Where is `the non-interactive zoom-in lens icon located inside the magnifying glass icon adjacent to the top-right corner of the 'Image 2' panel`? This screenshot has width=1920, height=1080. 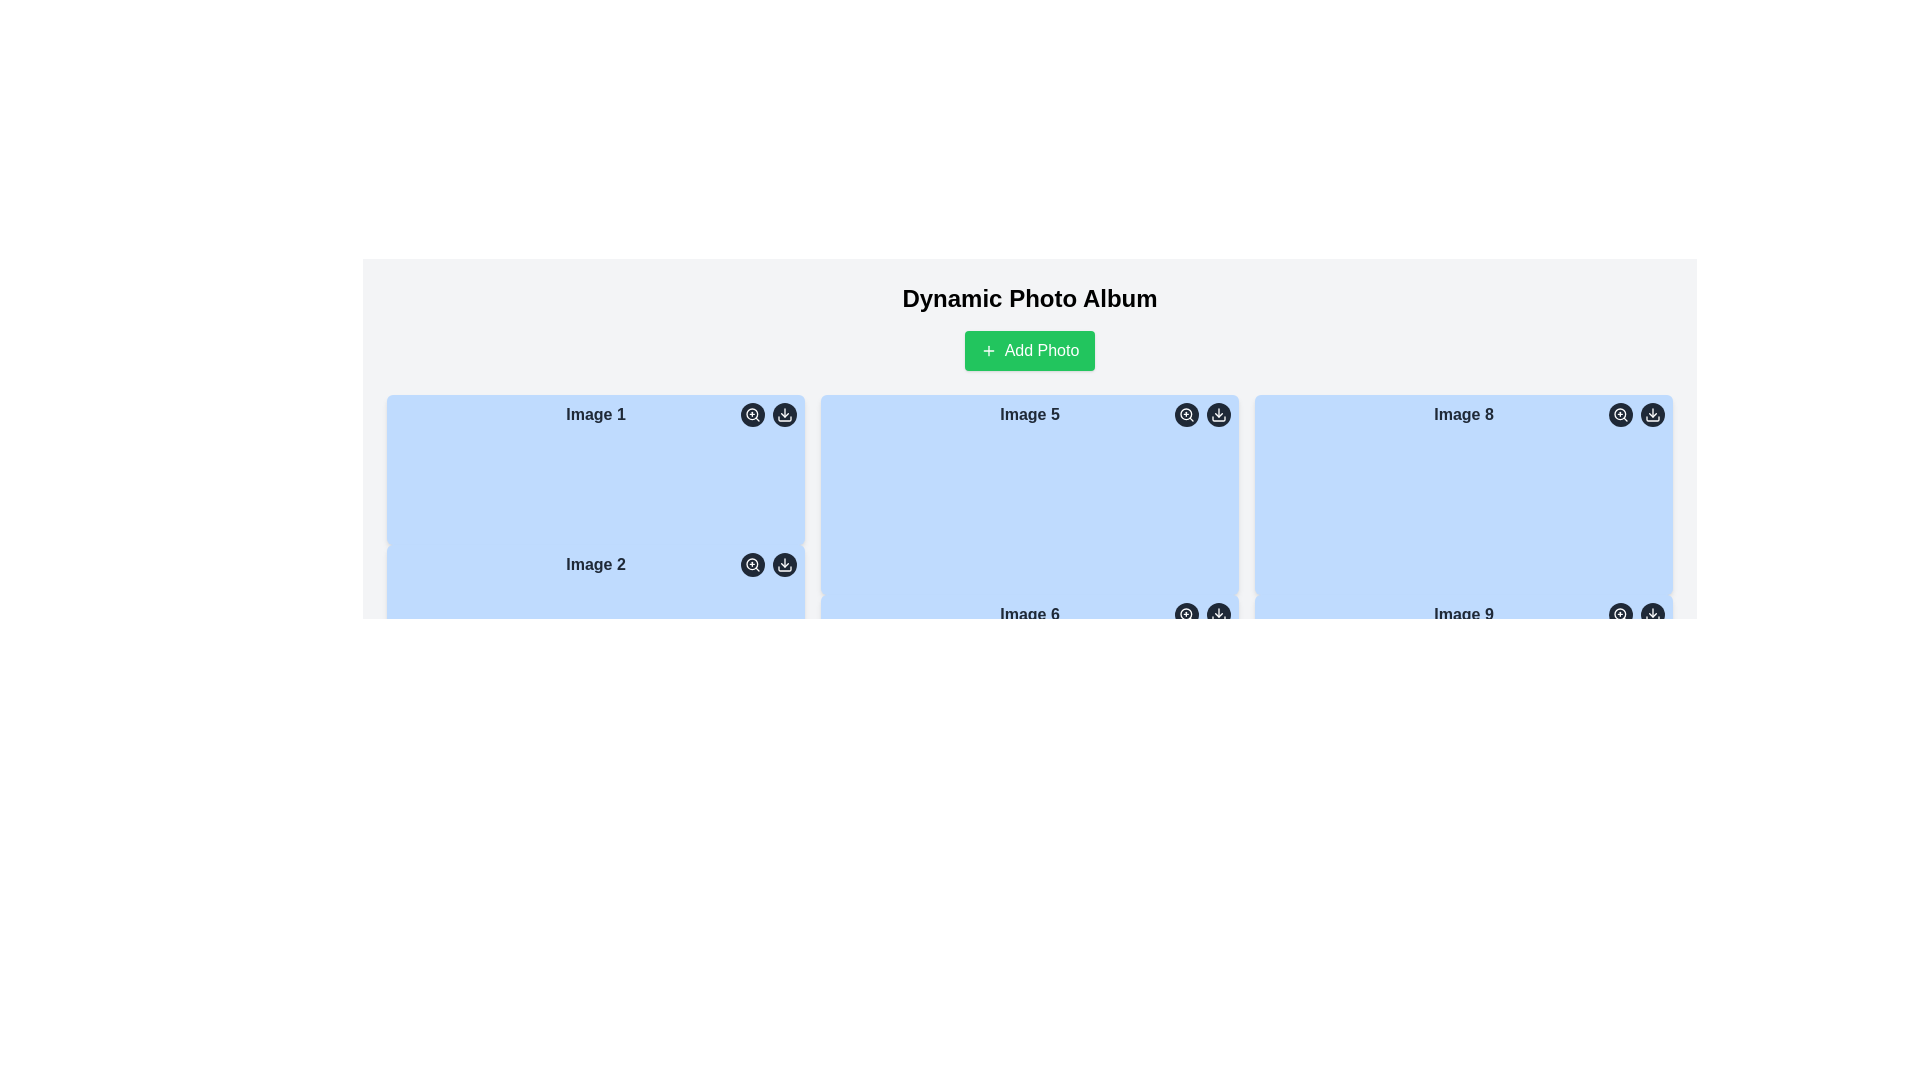
the non-interactive zoom-in lens icon located inside the magnifying glass icon adjacent to the top-right corner of the 'Image 2' panel is located at coordinates (751, 564).